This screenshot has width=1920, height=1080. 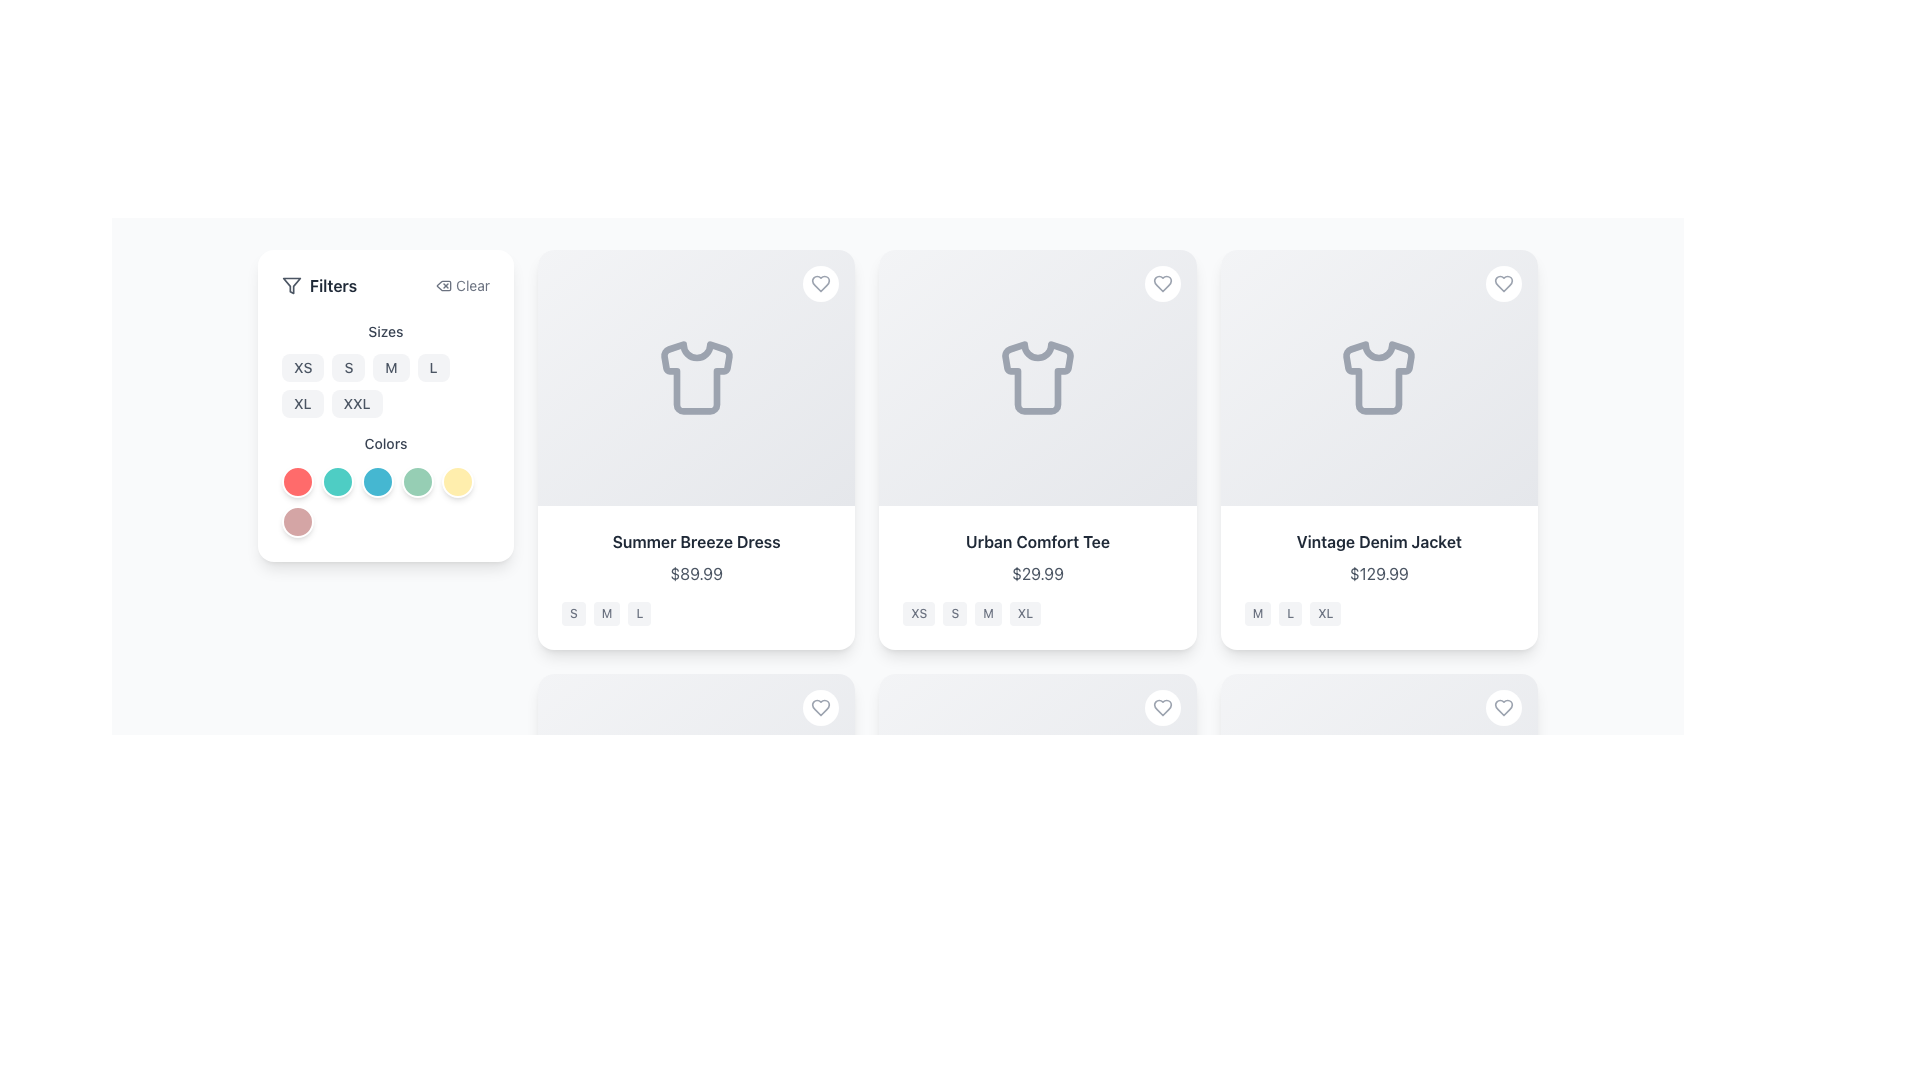 I want to click on the price label displaying '$129.99' for the product 'Vintage Denim Jacket', which is located below the product name and above the size options, so click(x=1378, y=574).